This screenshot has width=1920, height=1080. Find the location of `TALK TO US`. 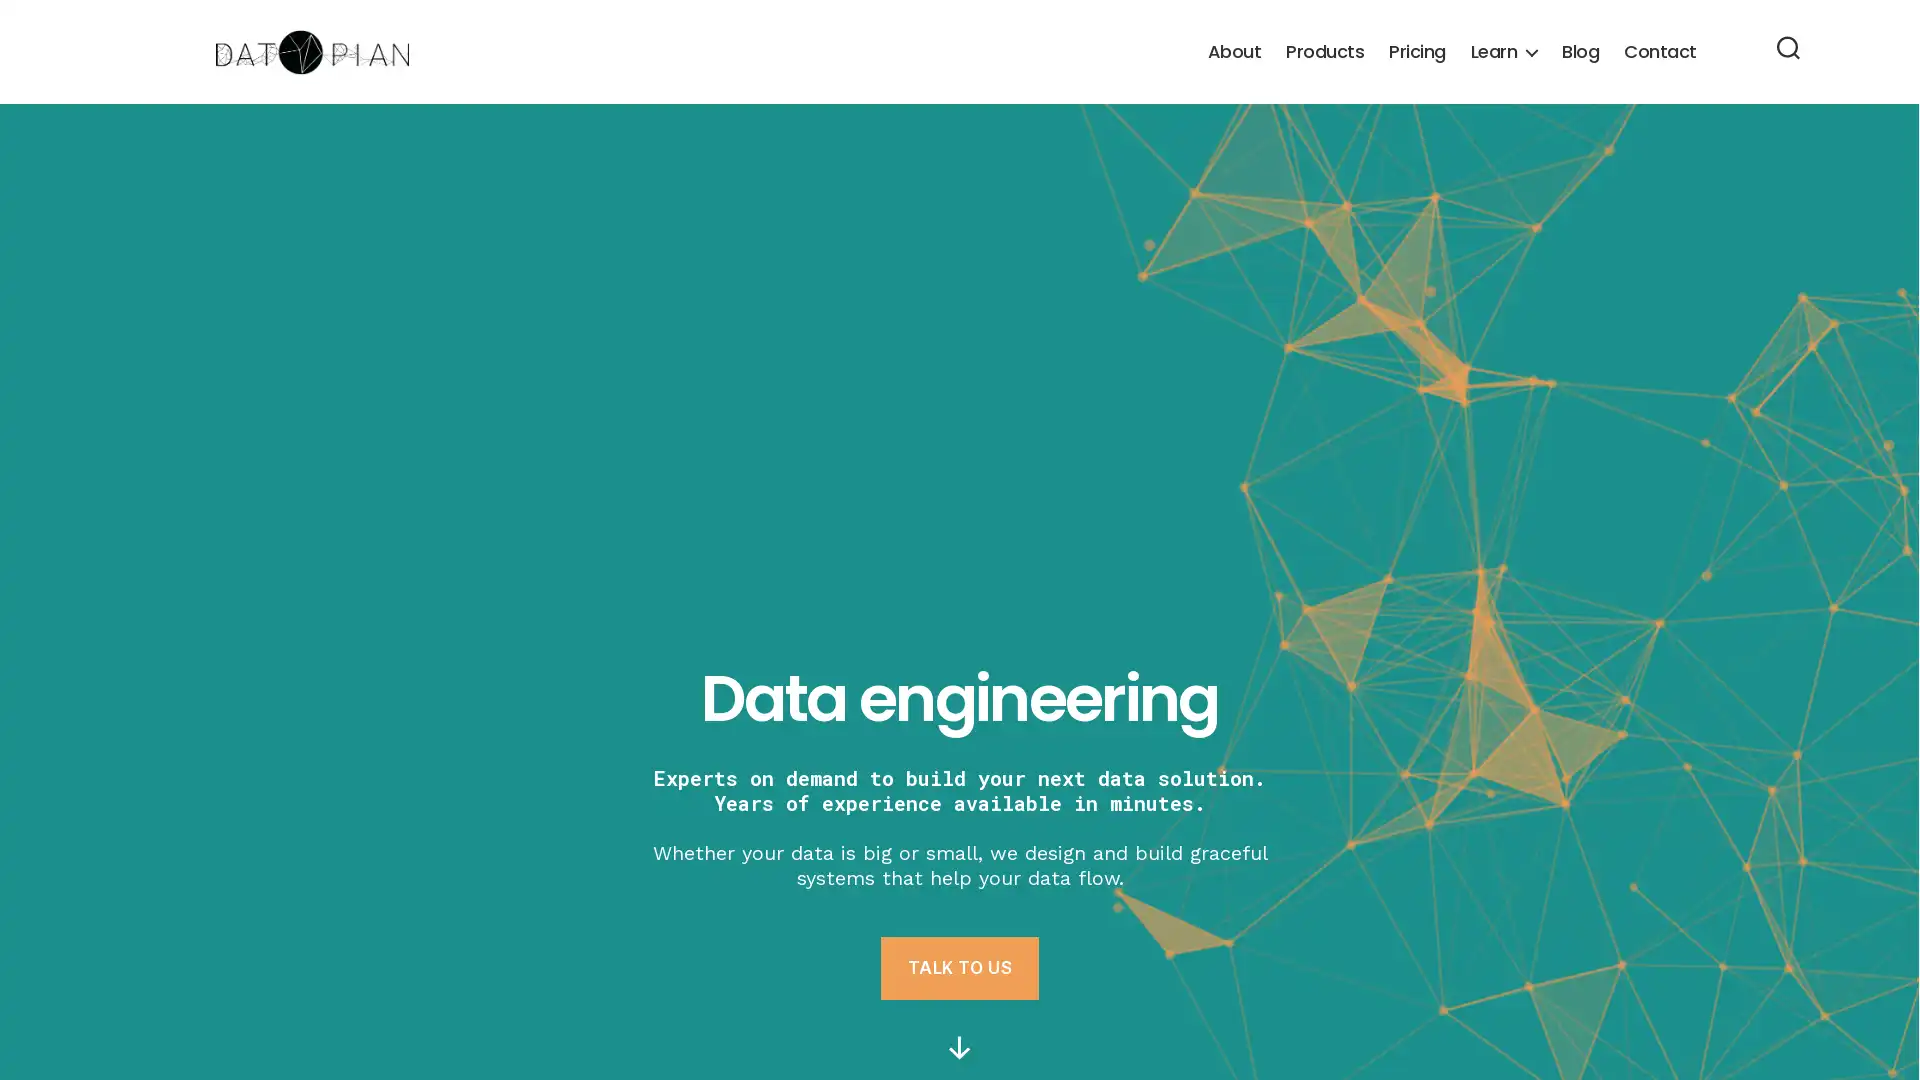

TALK TO US is located at coordinates (958, 967).